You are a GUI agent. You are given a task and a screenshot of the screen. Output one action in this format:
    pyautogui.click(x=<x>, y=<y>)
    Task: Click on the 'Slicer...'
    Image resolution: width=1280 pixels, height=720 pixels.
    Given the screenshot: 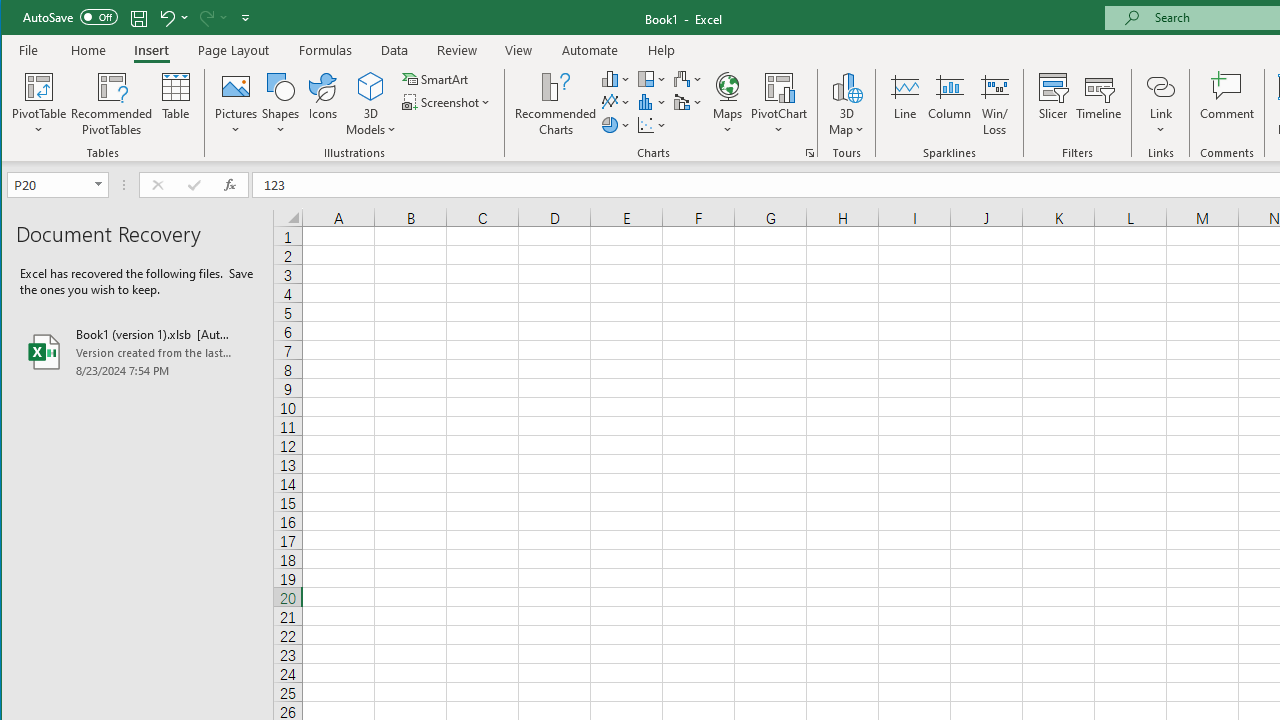 What is the action you would take?
    pyautogui.click(x=1051, y=104)
    